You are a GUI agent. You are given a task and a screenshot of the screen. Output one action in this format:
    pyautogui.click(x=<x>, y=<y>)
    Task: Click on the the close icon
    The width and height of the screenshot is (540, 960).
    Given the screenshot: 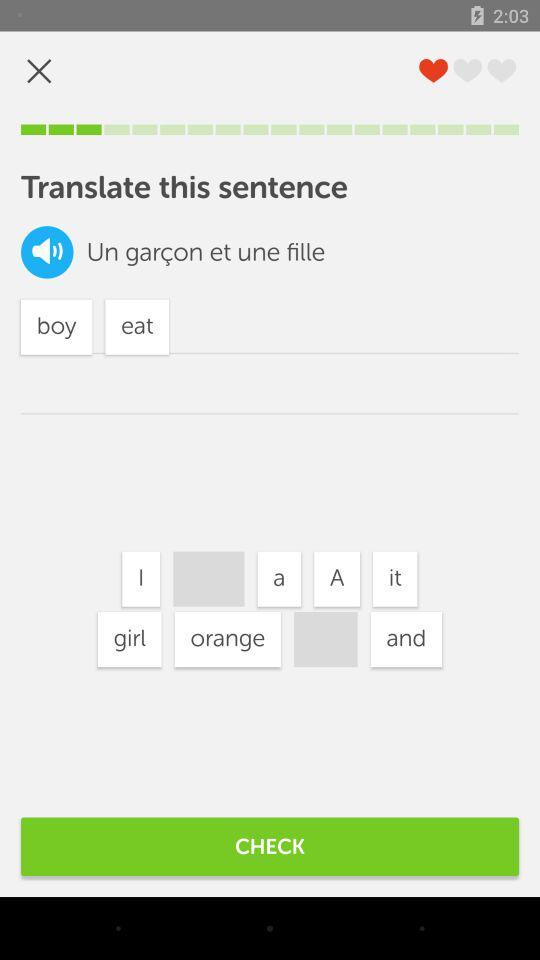 What is the action you would take?
    pyautogui.click(x=39, y=71)
    